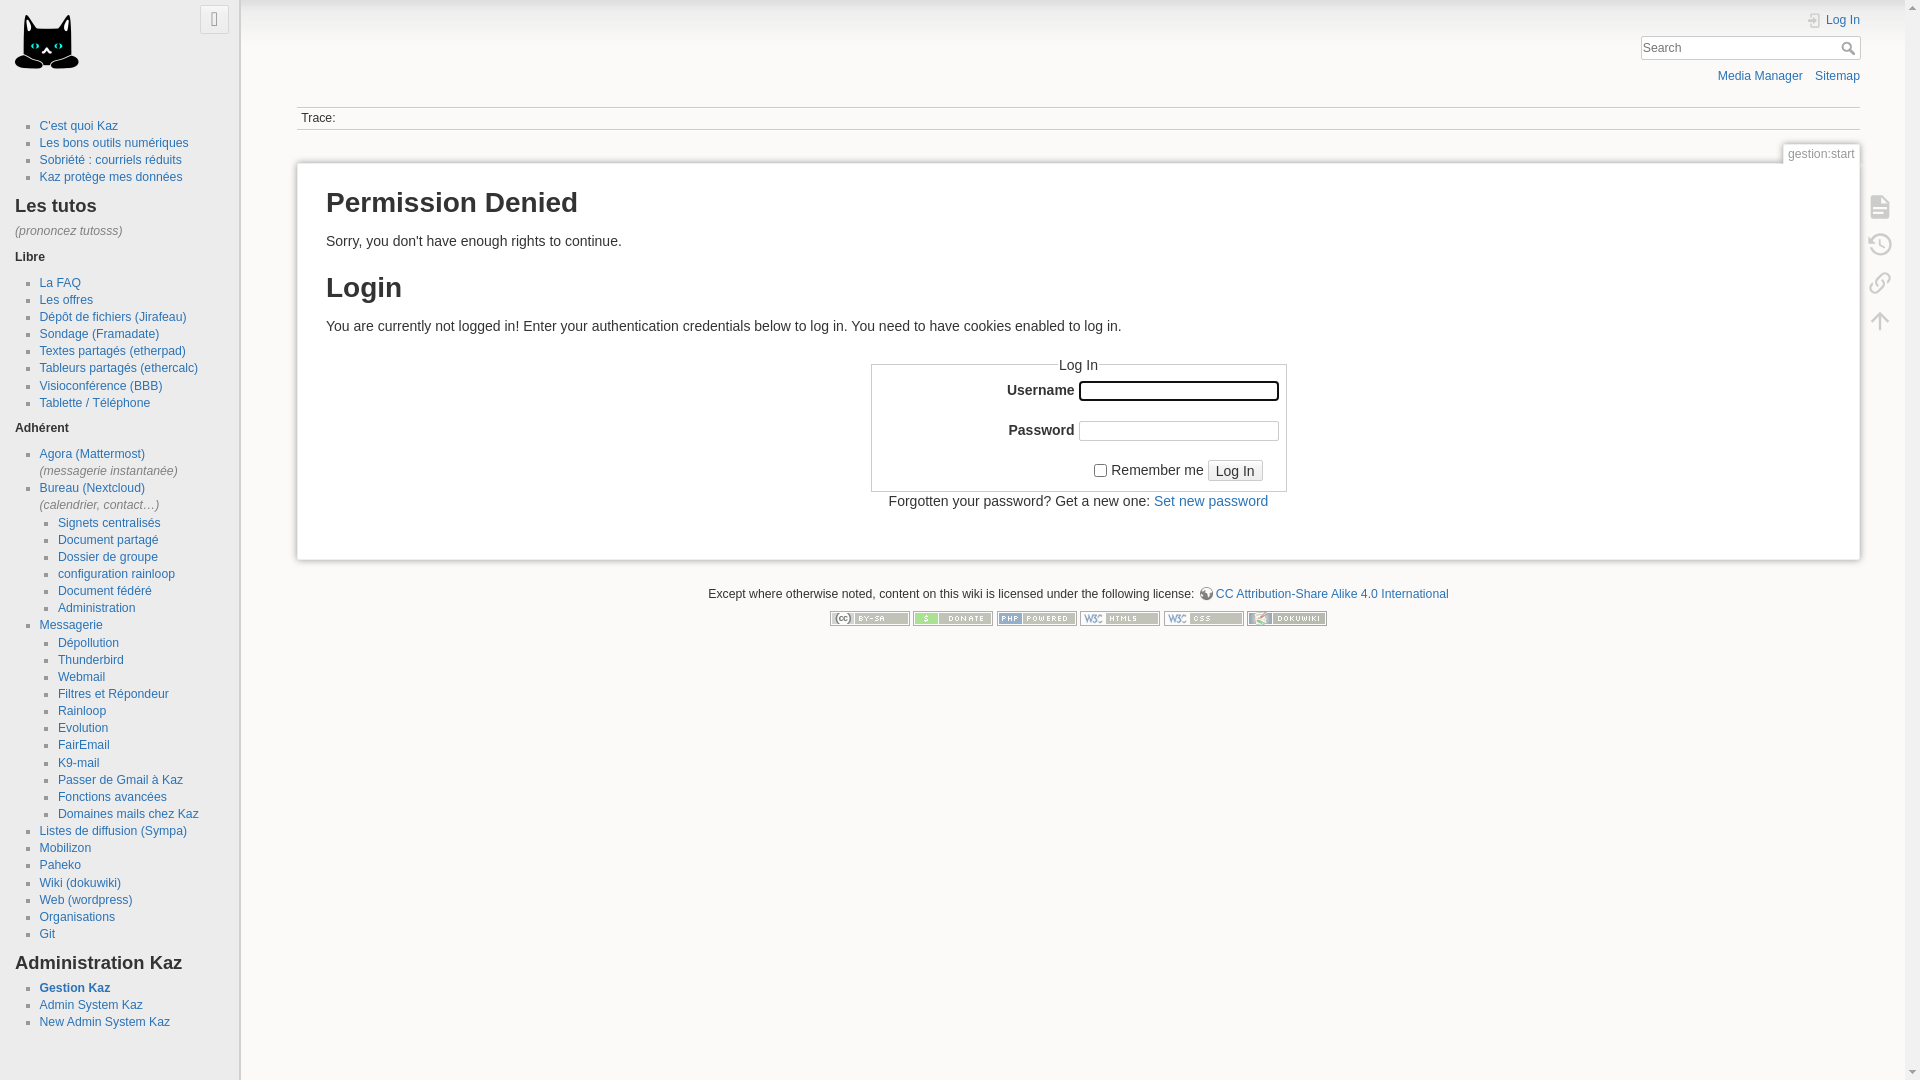  Describe the element at coordinates (66, 848) in the screenshot. I see `'Mobilizon'` at that location.